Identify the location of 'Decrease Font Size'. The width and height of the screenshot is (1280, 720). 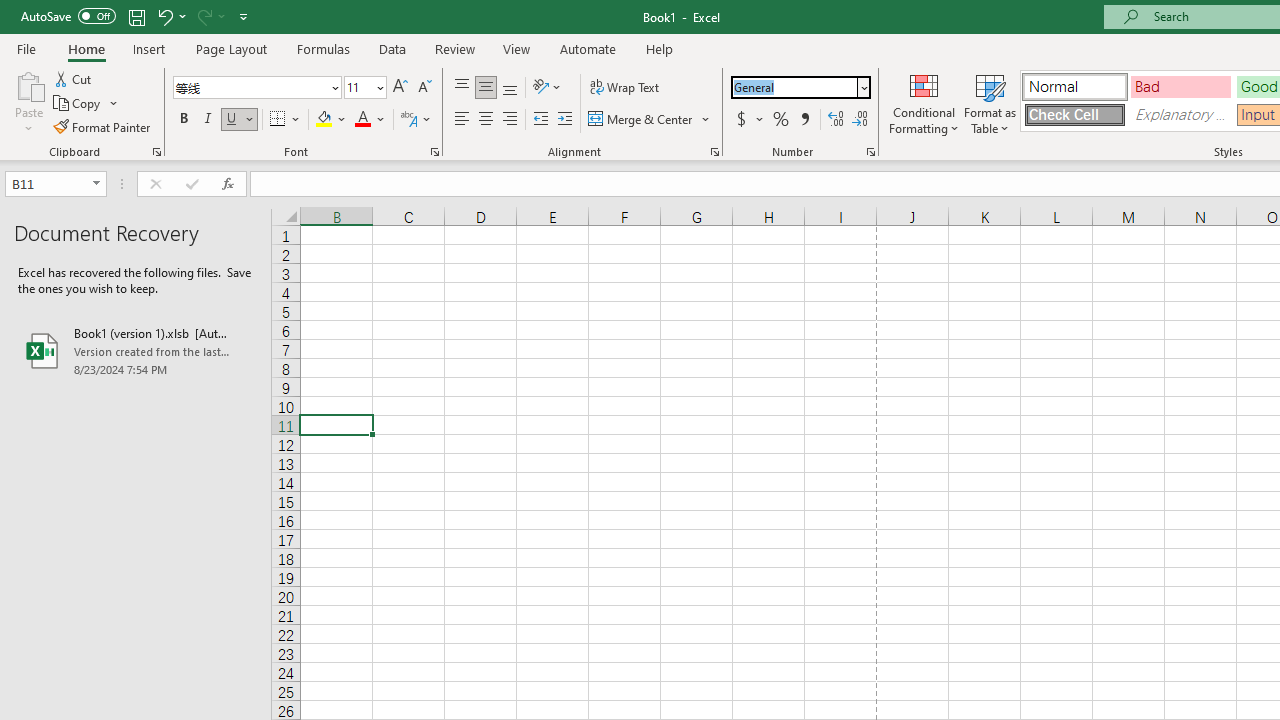
(423, 86).